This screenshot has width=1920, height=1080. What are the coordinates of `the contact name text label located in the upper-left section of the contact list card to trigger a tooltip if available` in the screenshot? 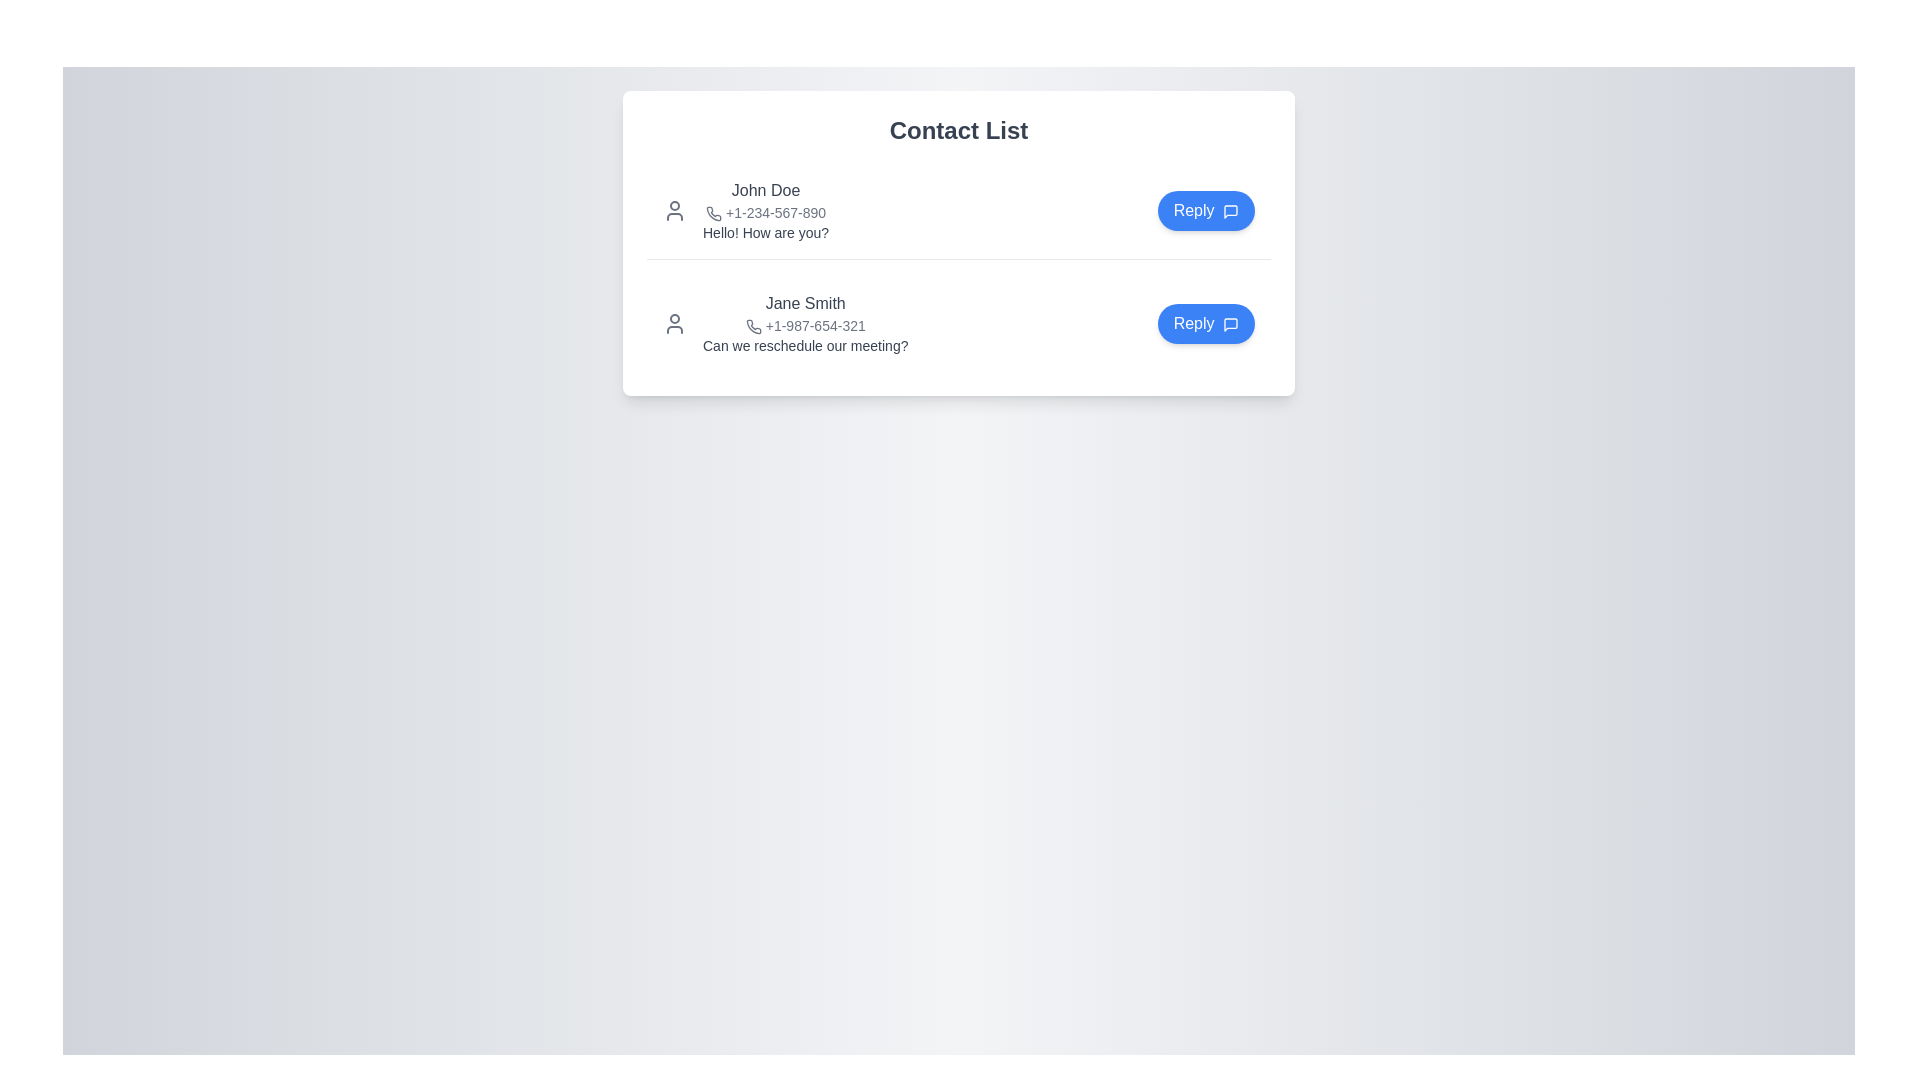 It's located at (765, 191).